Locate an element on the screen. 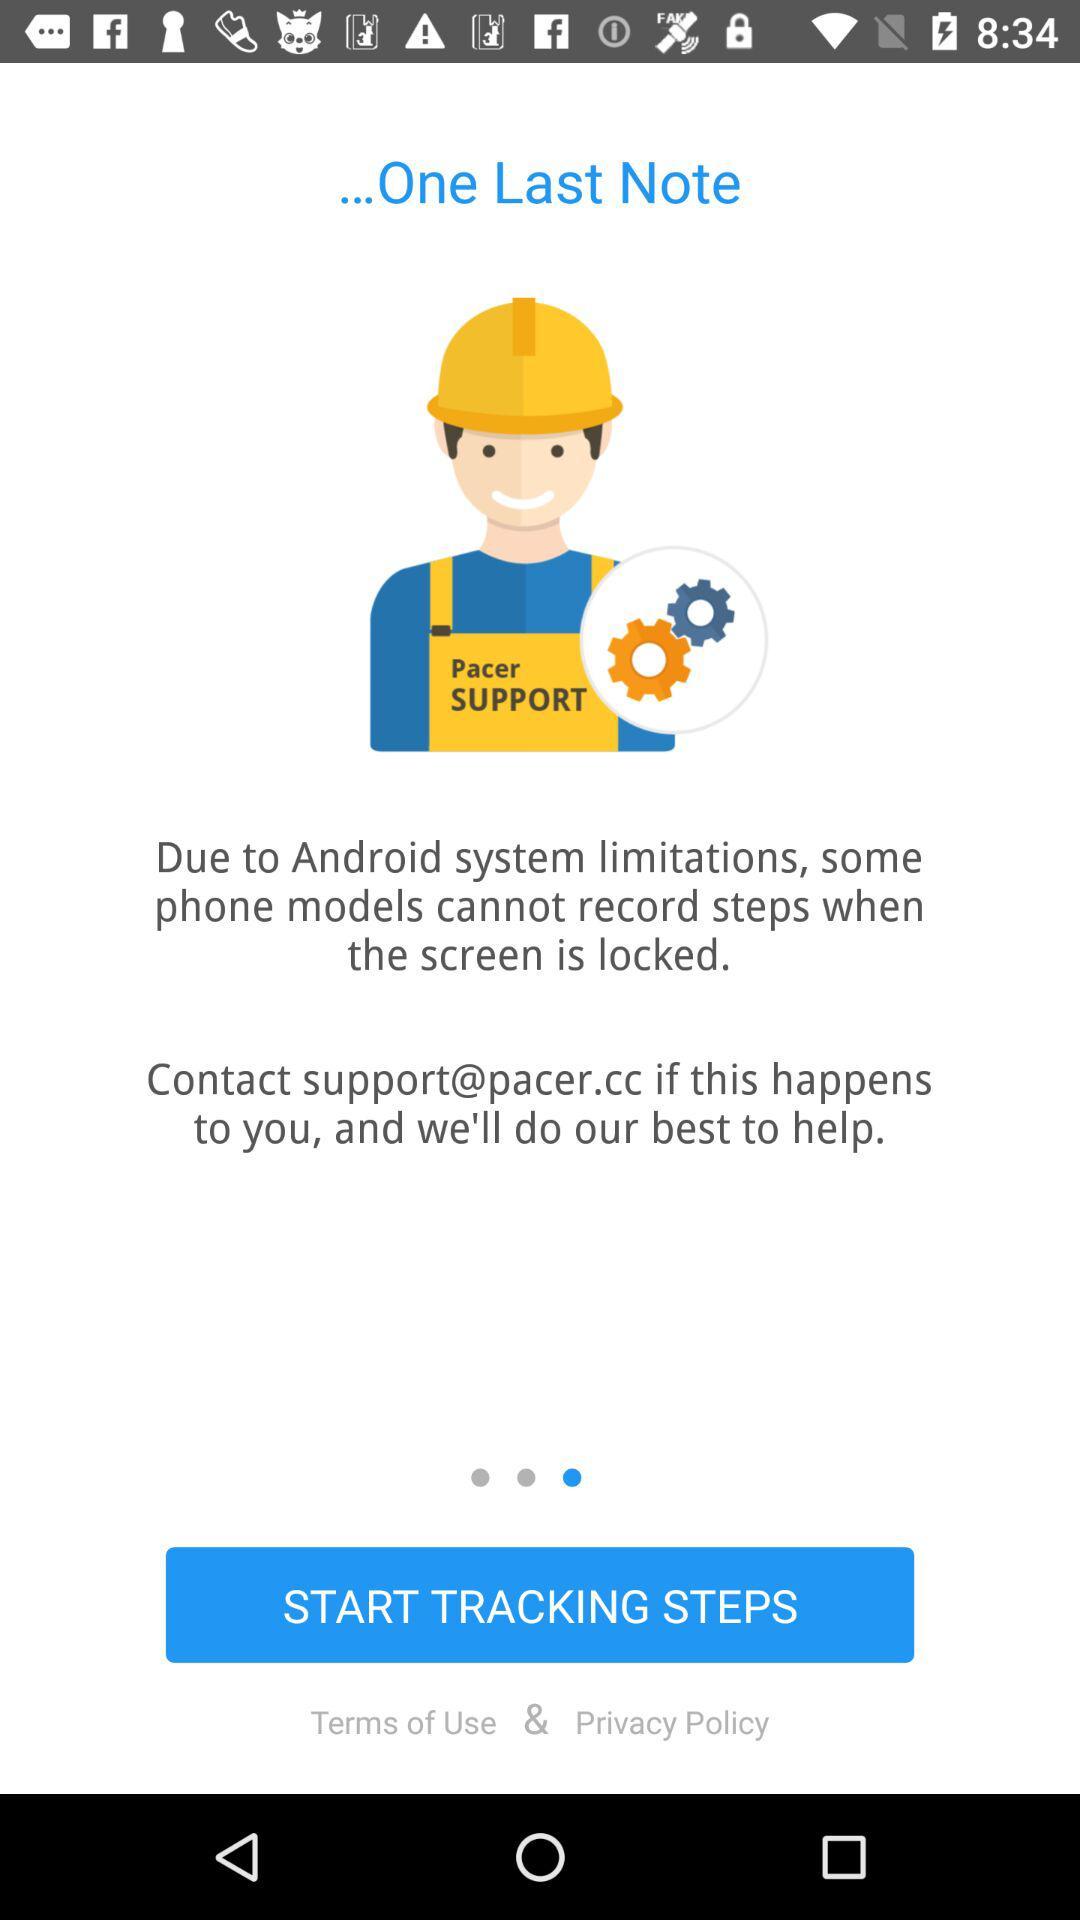  the terms of use item is located at coordinates (403, 1720).